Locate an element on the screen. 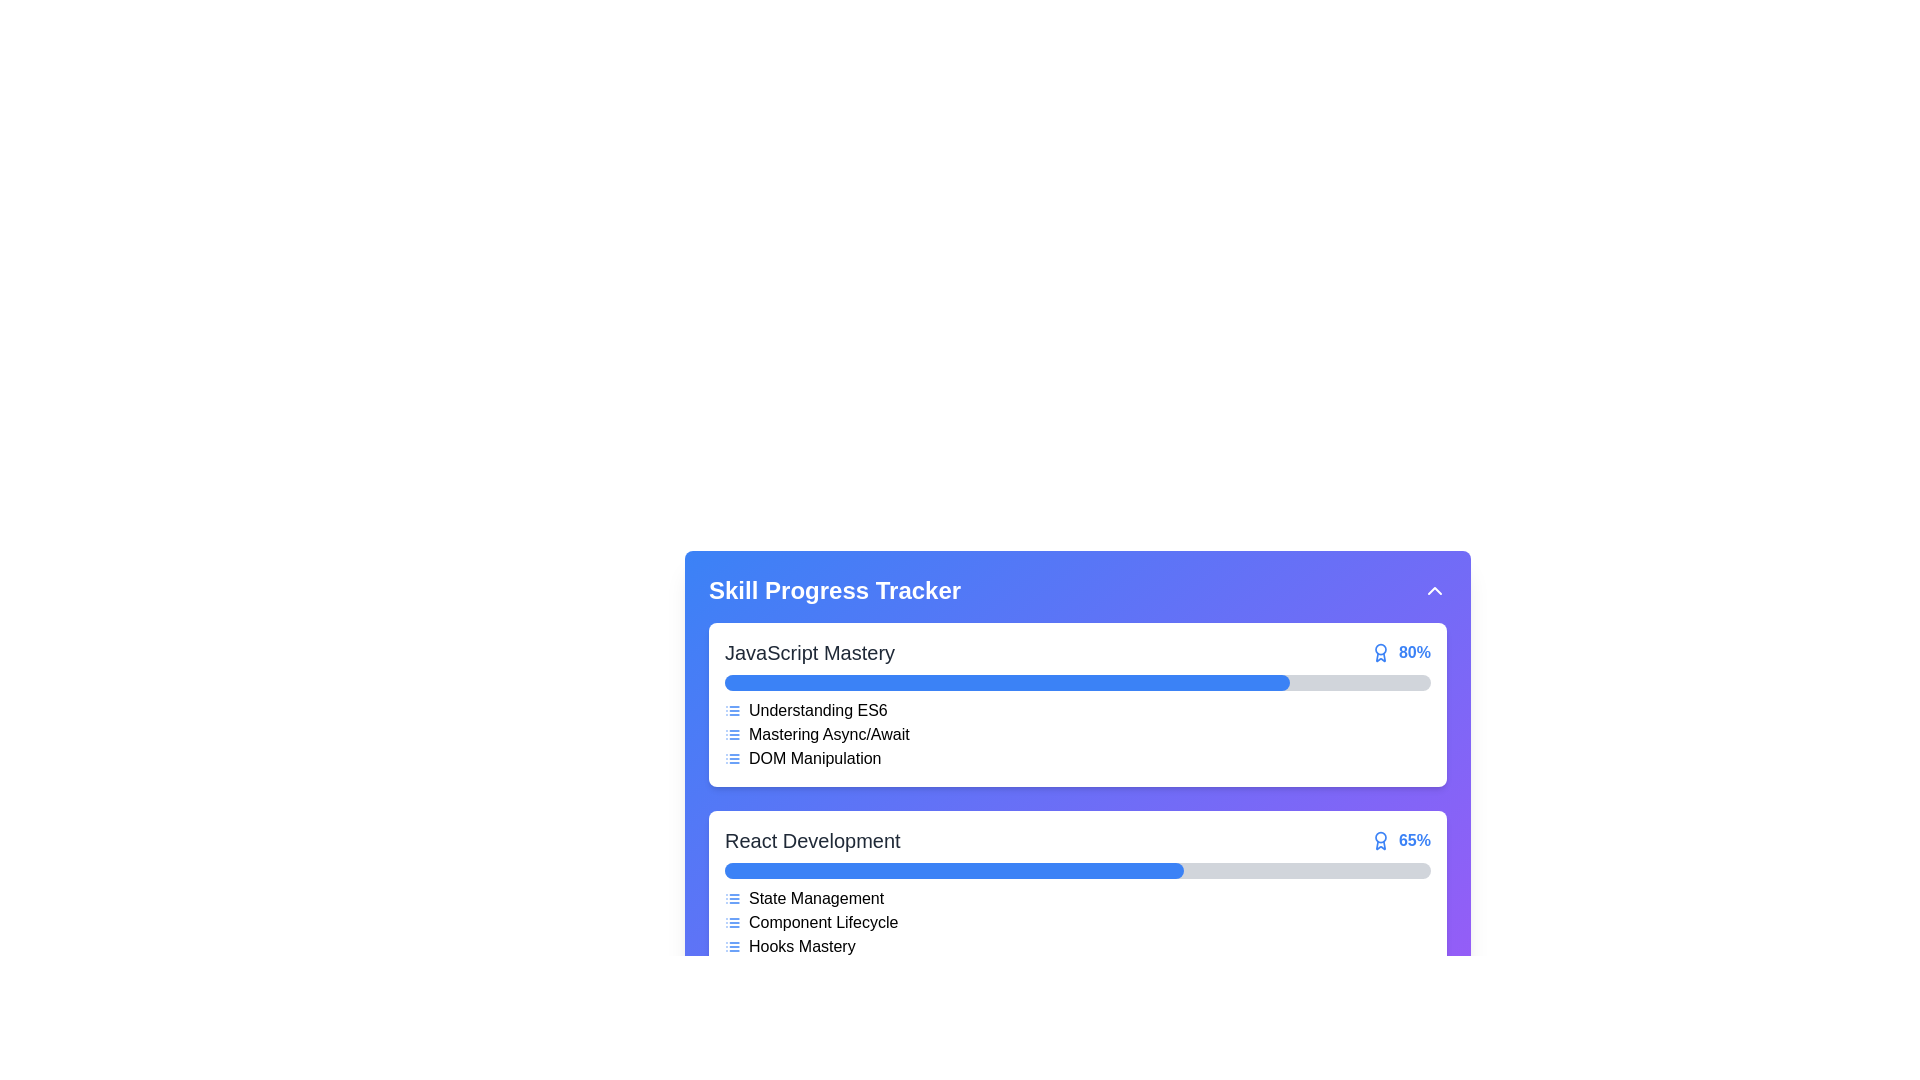 The image size is (1920, 1080). the small, blue-colored, vertically-oriented list icon that features three horizontal lines with rounded ends, located to the left of the 'Hooks Mastery' text in the Skill Progress Tracker interface is located at coordinates (732, 946).